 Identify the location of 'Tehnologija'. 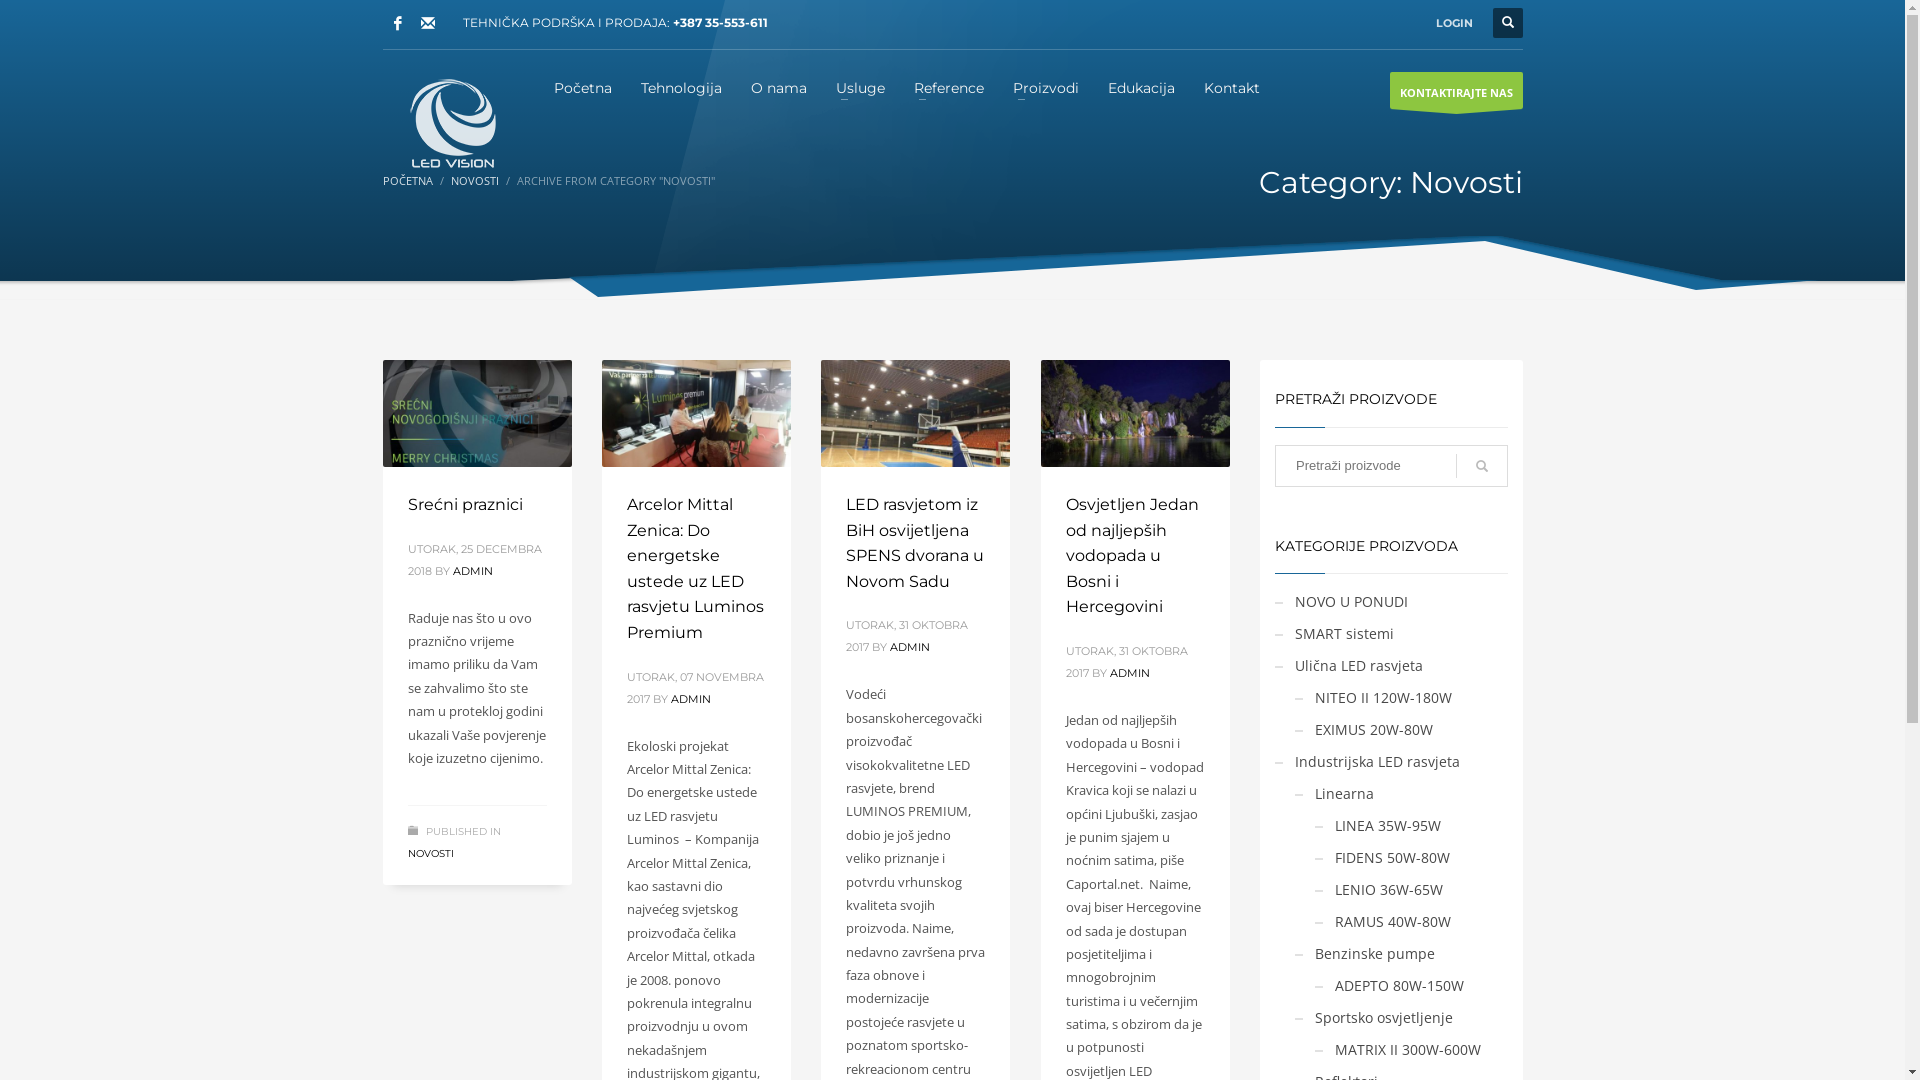
(681, 86).